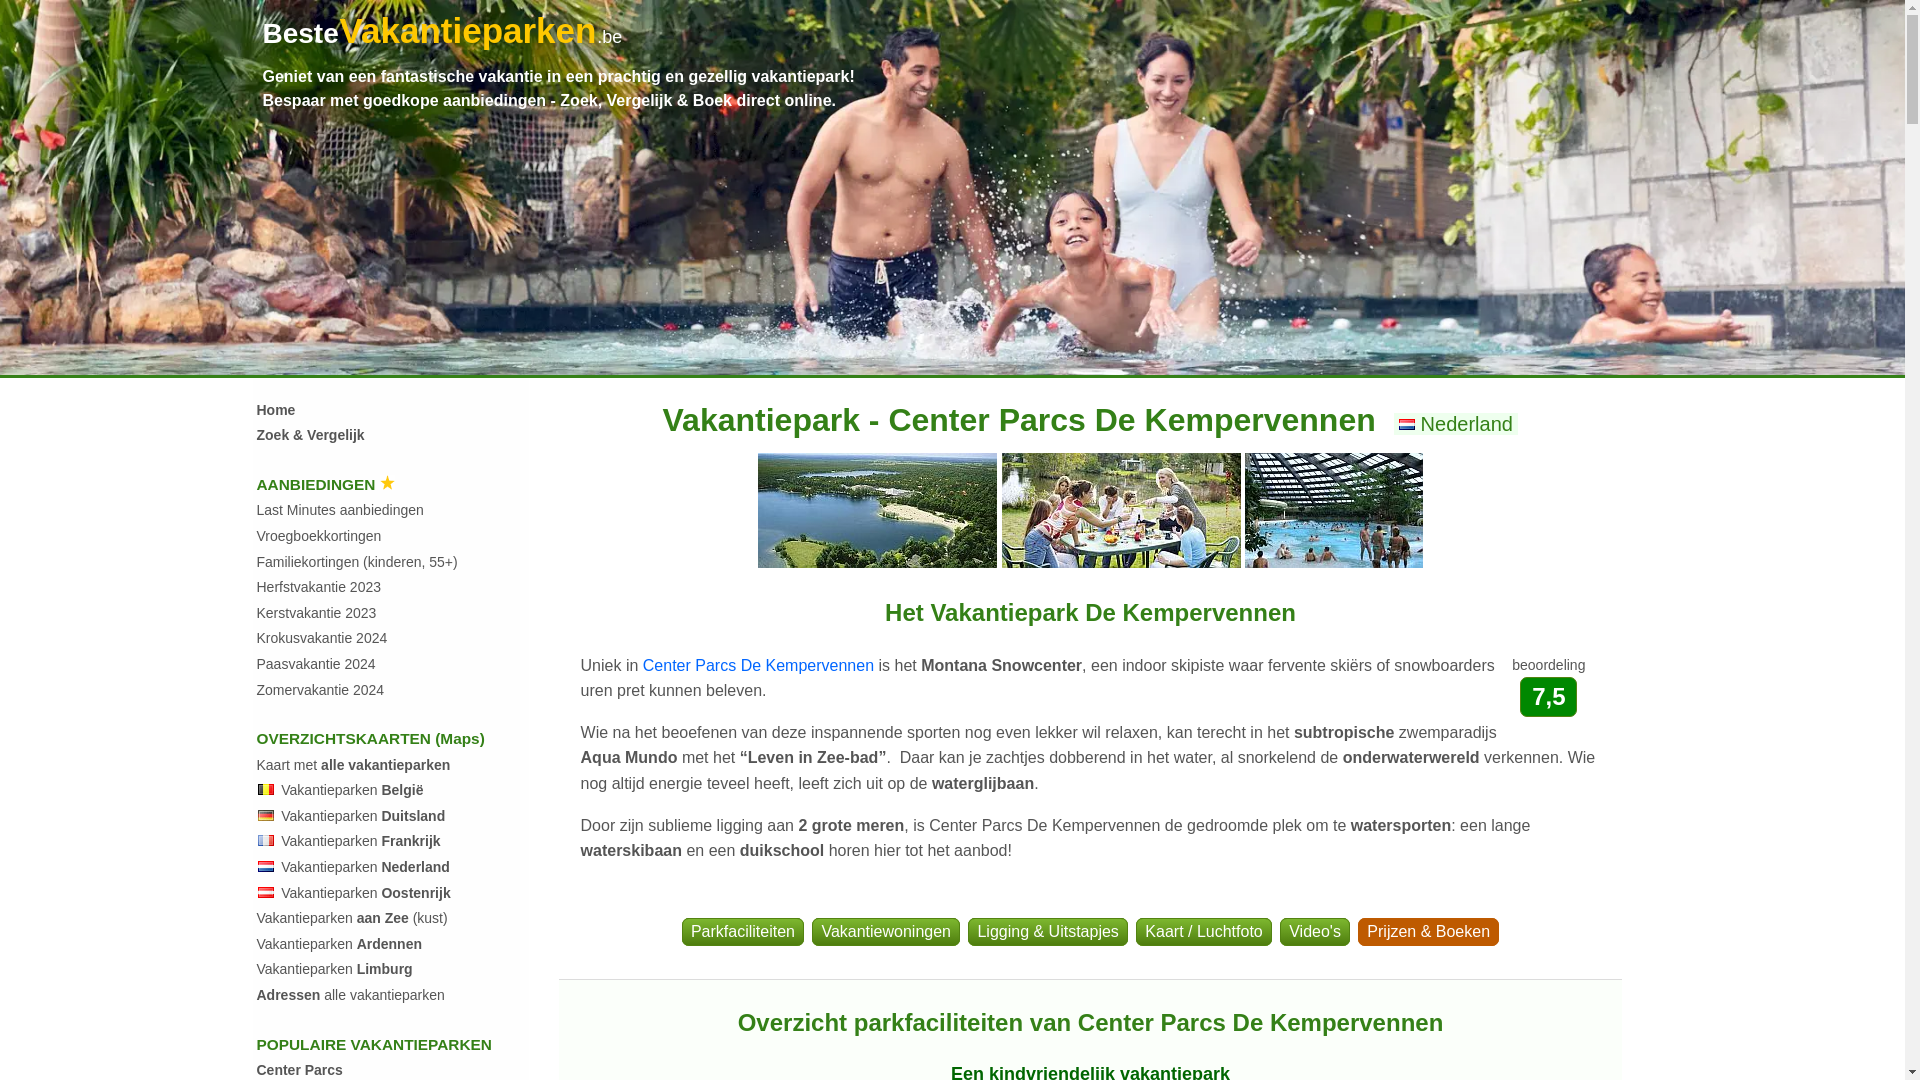 The image size is (1920, 1080). Describe the element at coordinates (1046, 932) in the screenshot. I see `'Ligging & Uitstapjes'` at that location.